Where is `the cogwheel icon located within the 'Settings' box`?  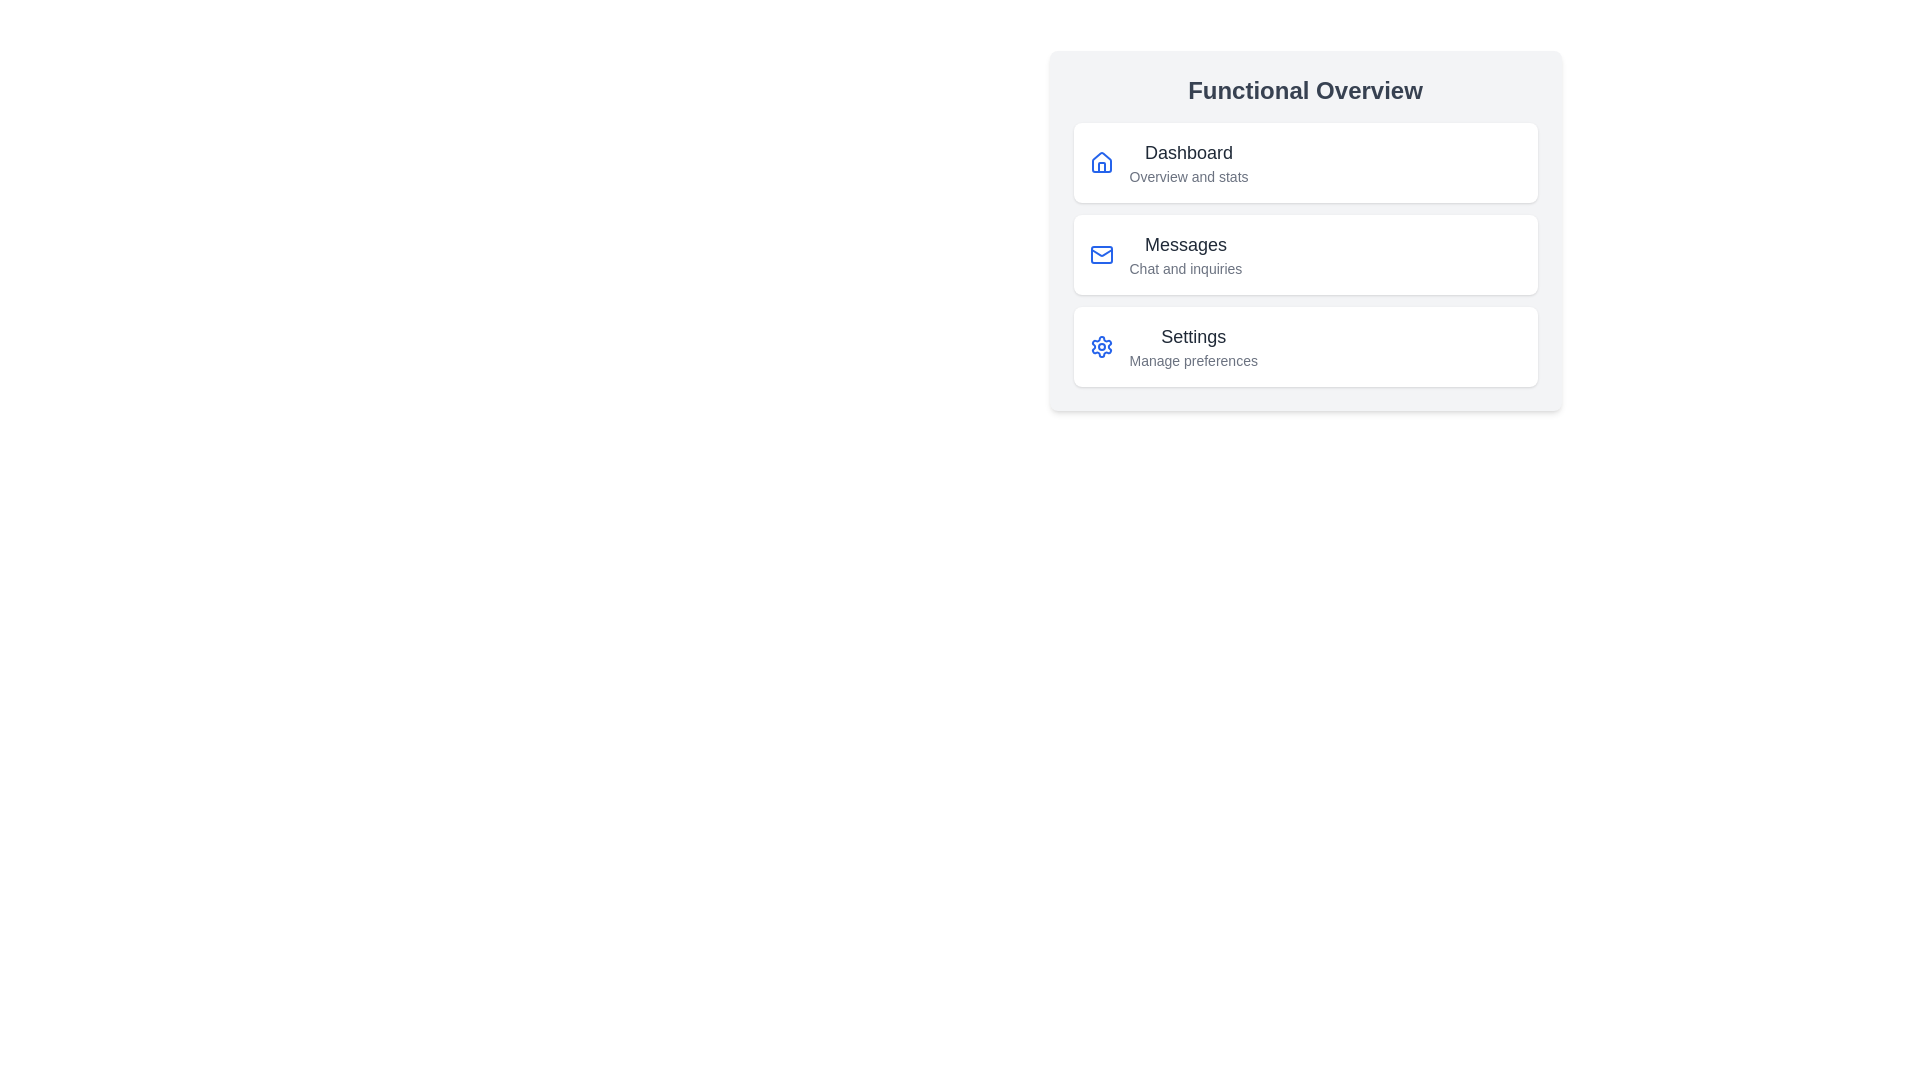
the cogwheel icon located within the 'Settings' box is located at coordinates (1100, 346).